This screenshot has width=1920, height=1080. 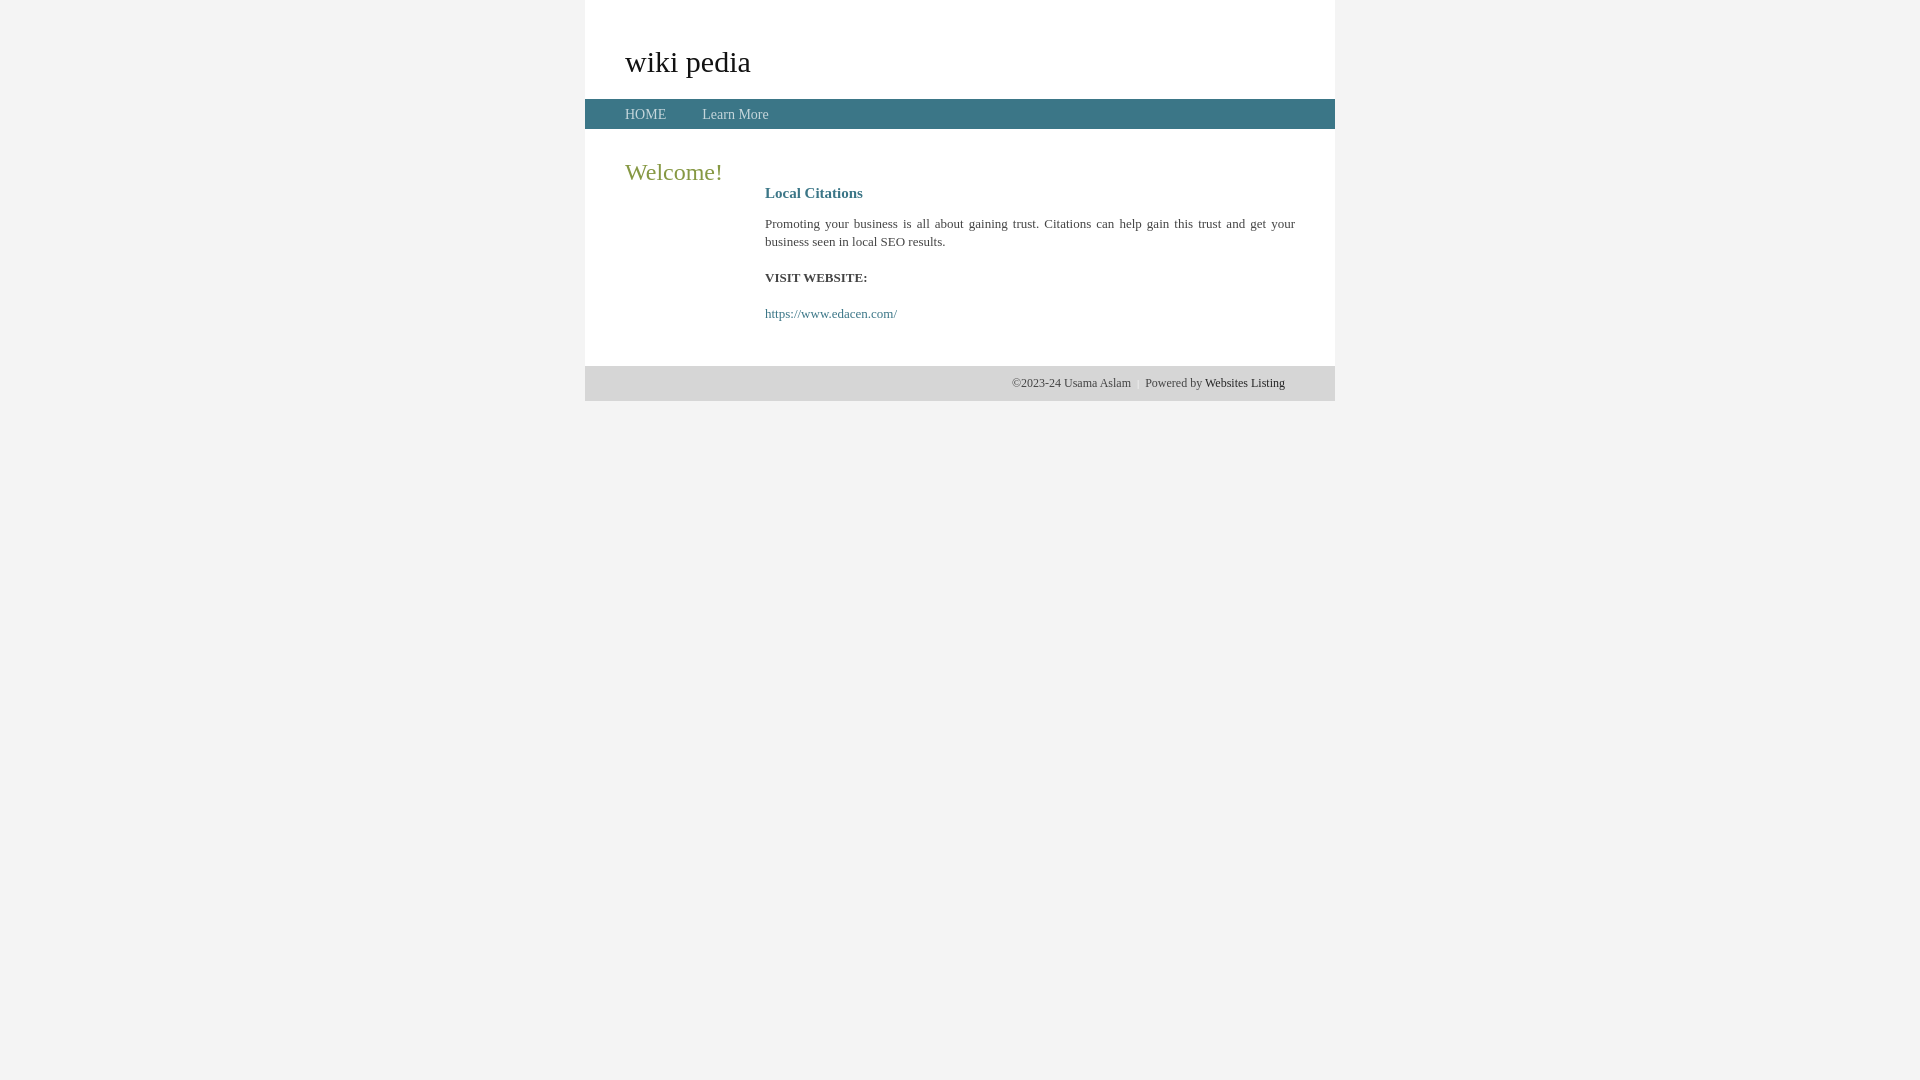 I want to click on 'HOME', so click(x=645, y=114).